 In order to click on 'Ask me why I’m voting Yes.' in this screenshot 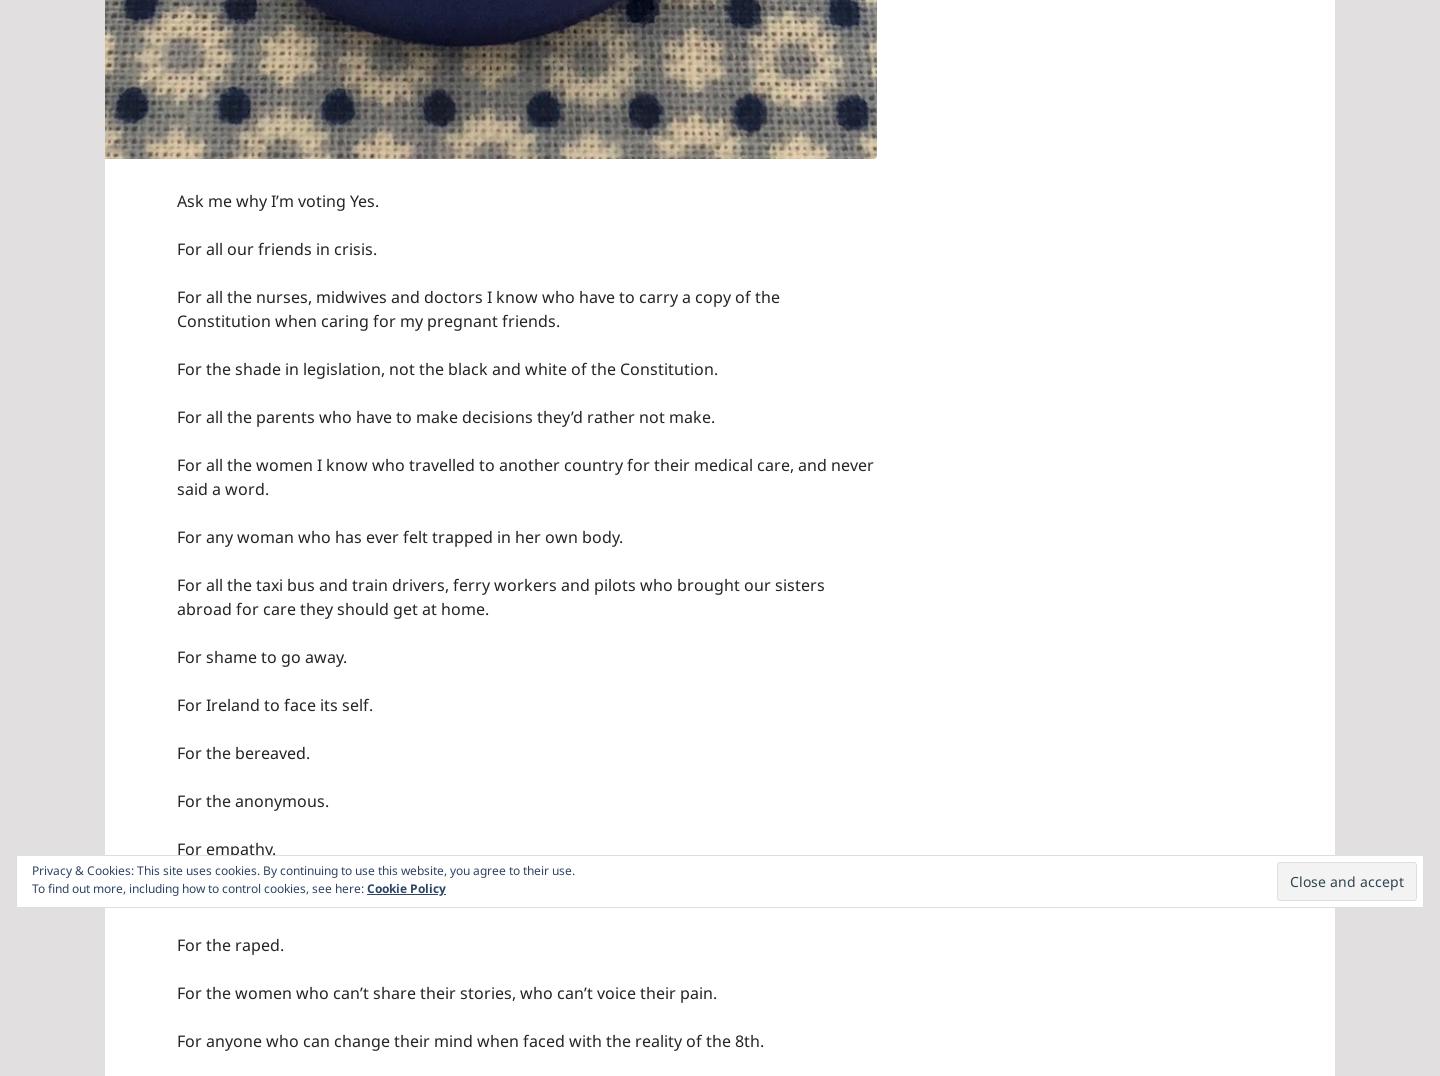, I will do `click(277, 199)`.